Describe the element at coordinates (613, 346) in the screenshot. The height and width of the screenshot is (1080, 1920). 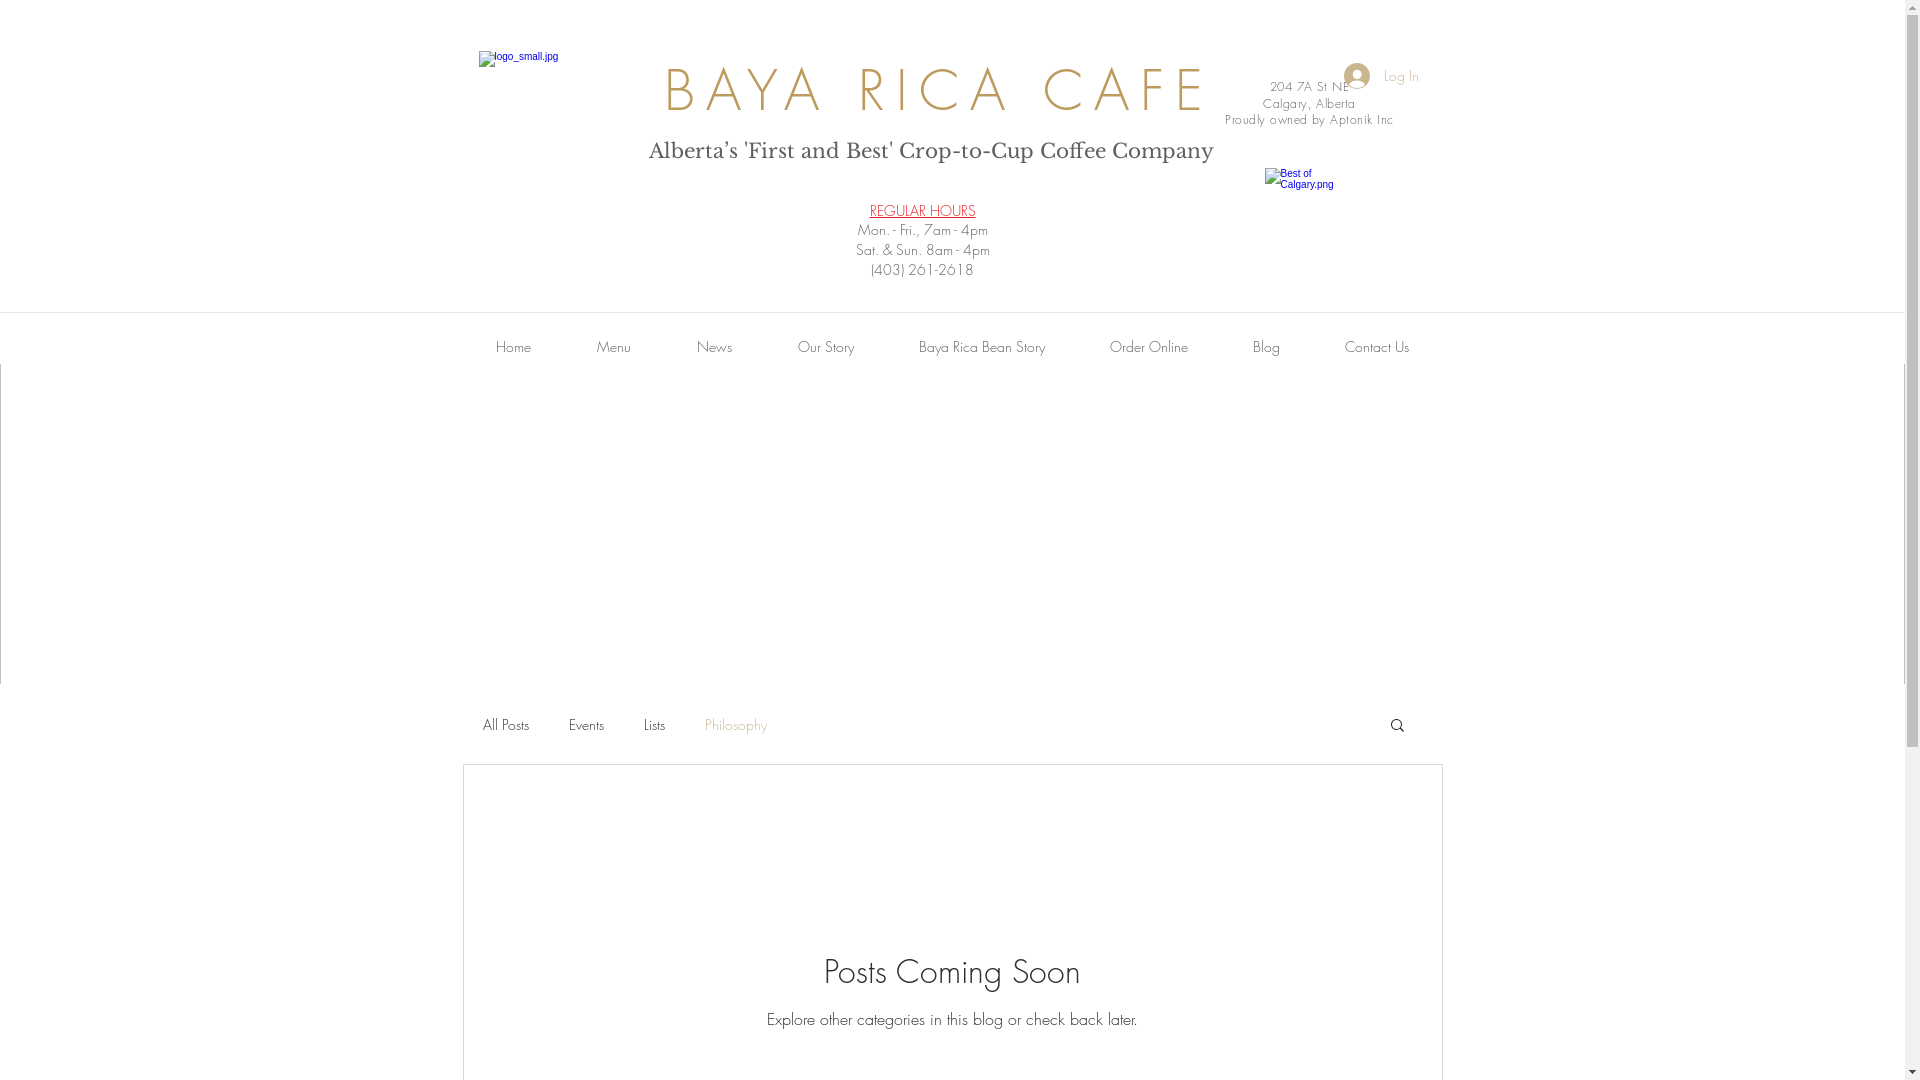
I see `'Menu'` at that location.